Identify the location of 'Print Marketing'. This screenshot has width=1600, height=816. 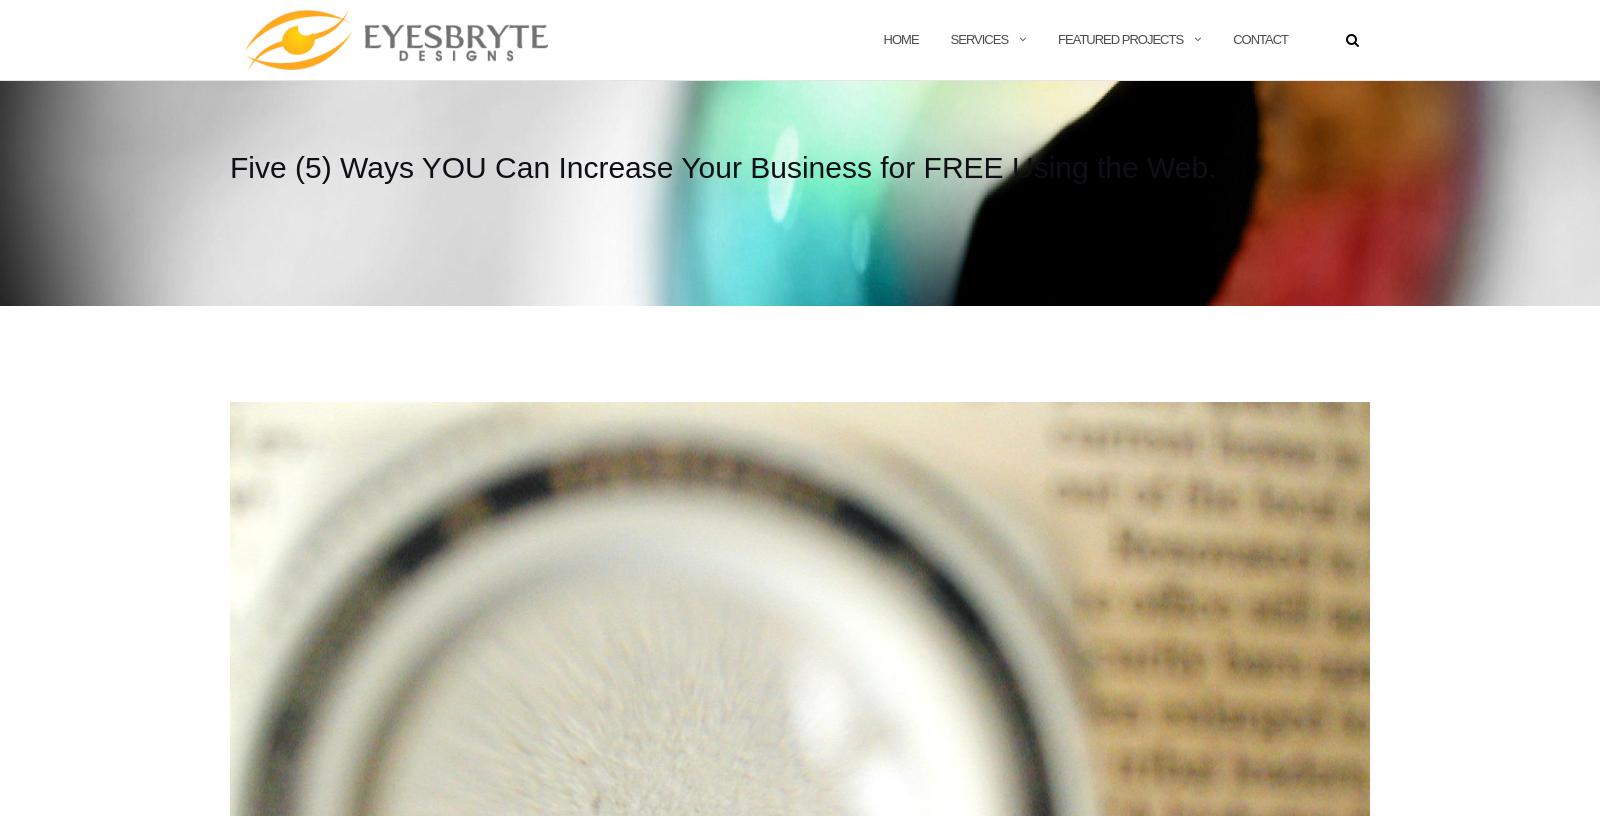
(1014, 125).